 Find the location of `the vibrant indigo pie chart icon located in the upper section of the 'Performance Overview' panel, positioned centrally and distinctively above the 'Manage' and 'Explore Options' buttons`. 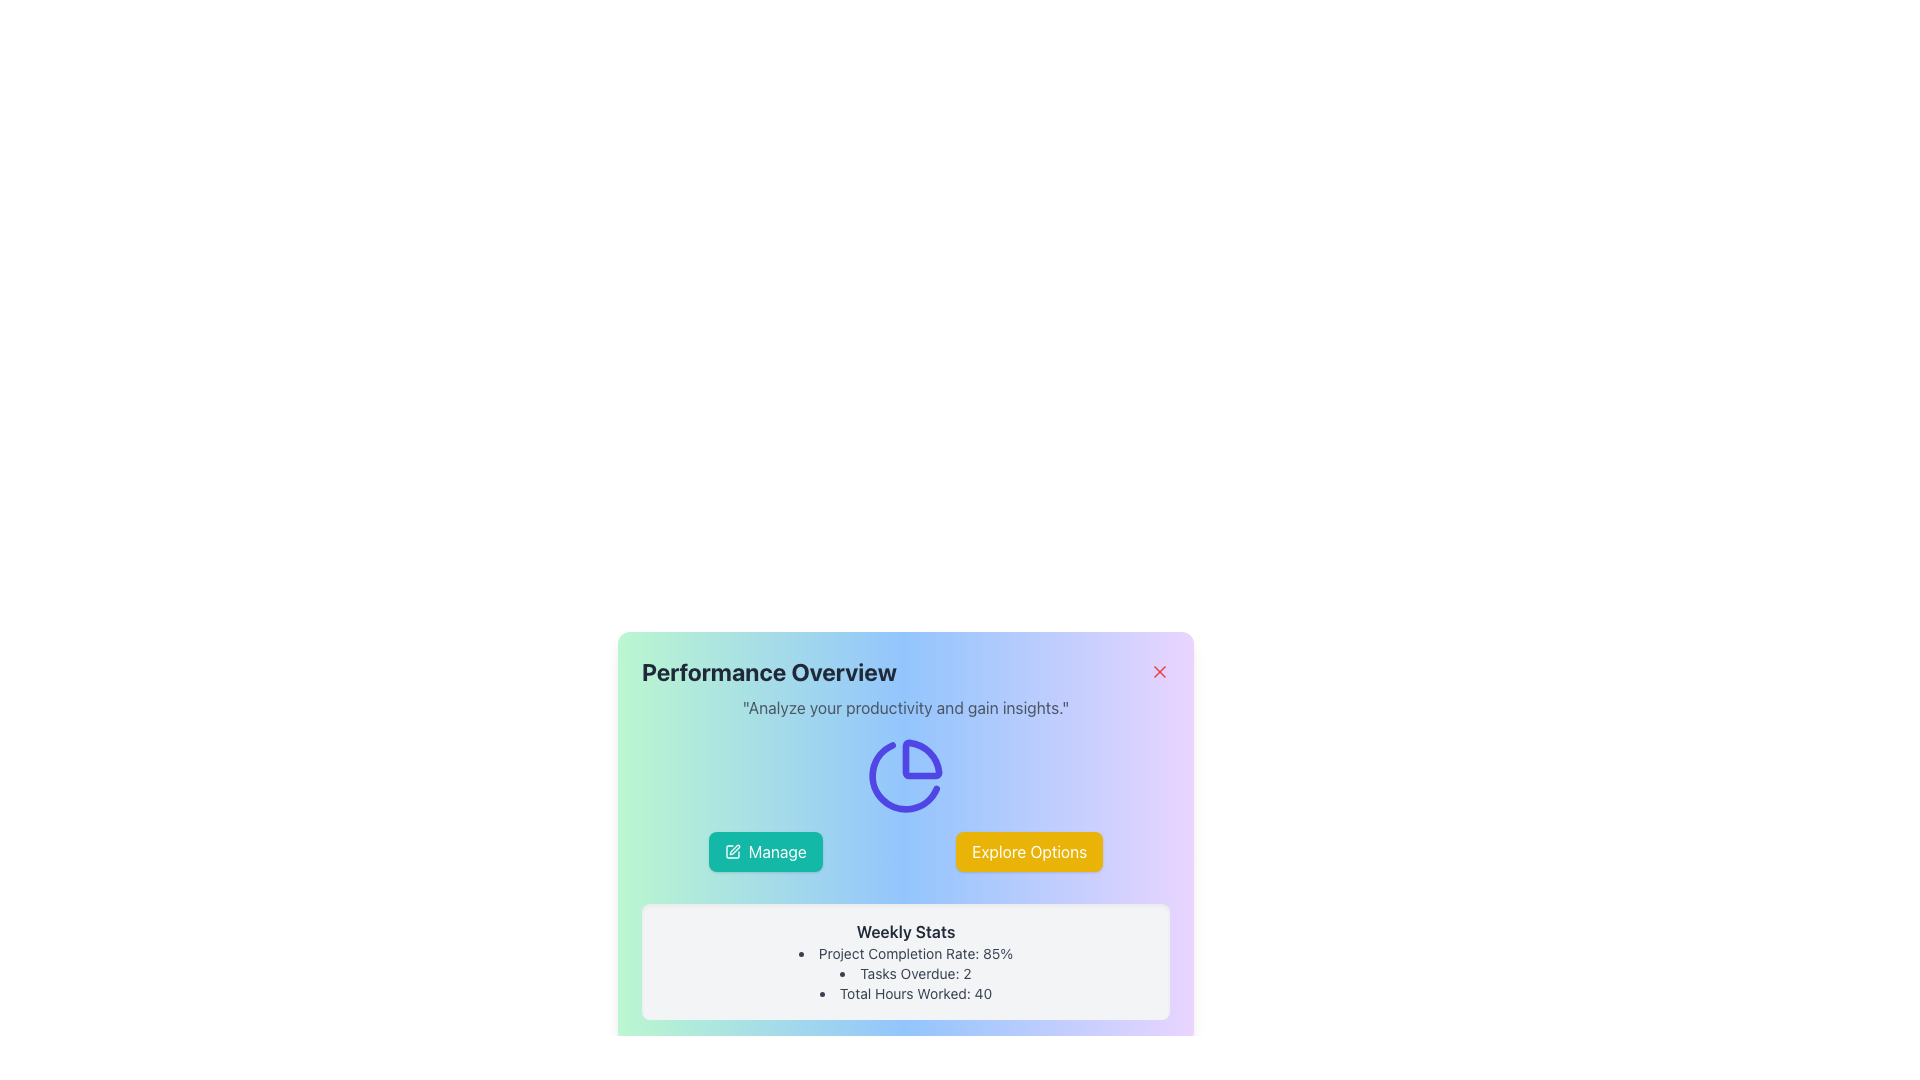

the vibrant indigo pie chart icon located in the upper section of the 'Performance Overview' panel, positioned centrally and distinctively above the 'Manage' and 'Explore Options' buttons is located at coordinates (905, 774).